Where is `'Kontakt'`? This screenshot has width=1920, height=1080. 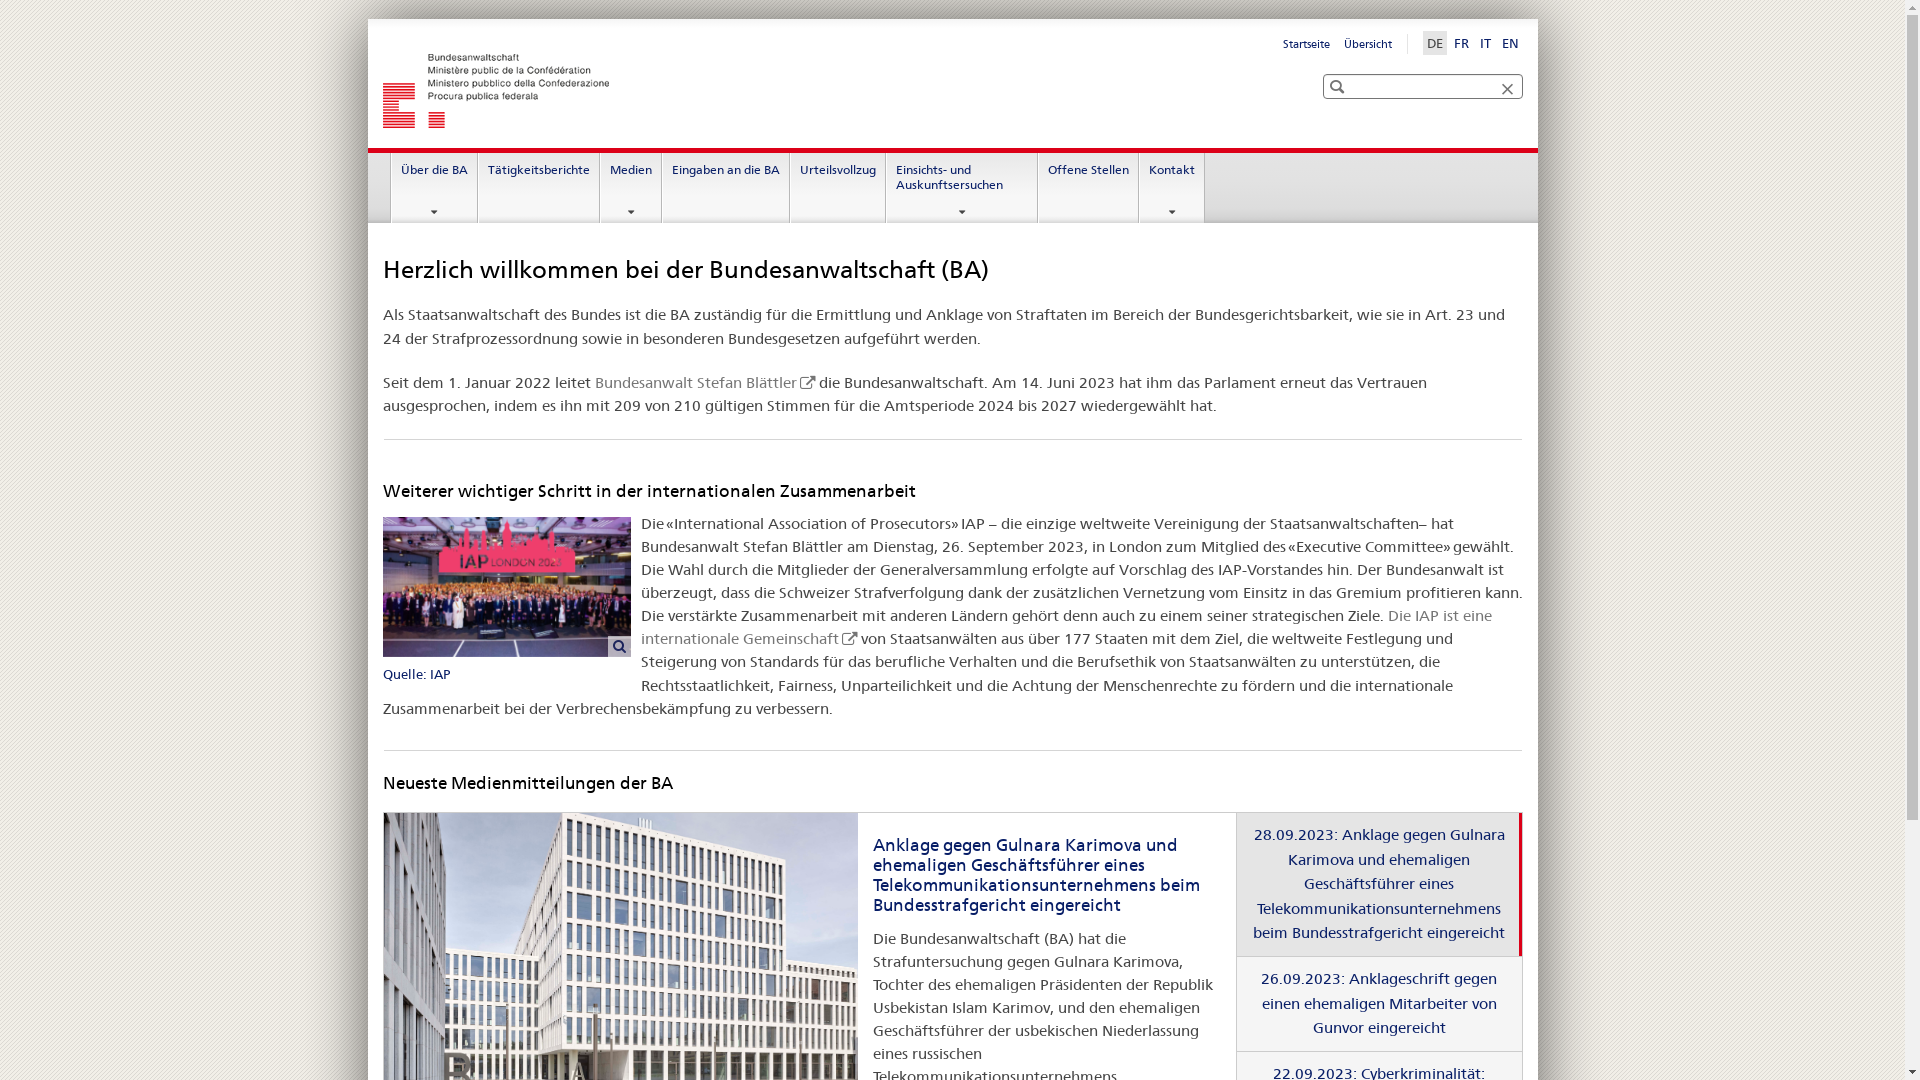
'Kontakt' is located at coordinates (1171, 188).